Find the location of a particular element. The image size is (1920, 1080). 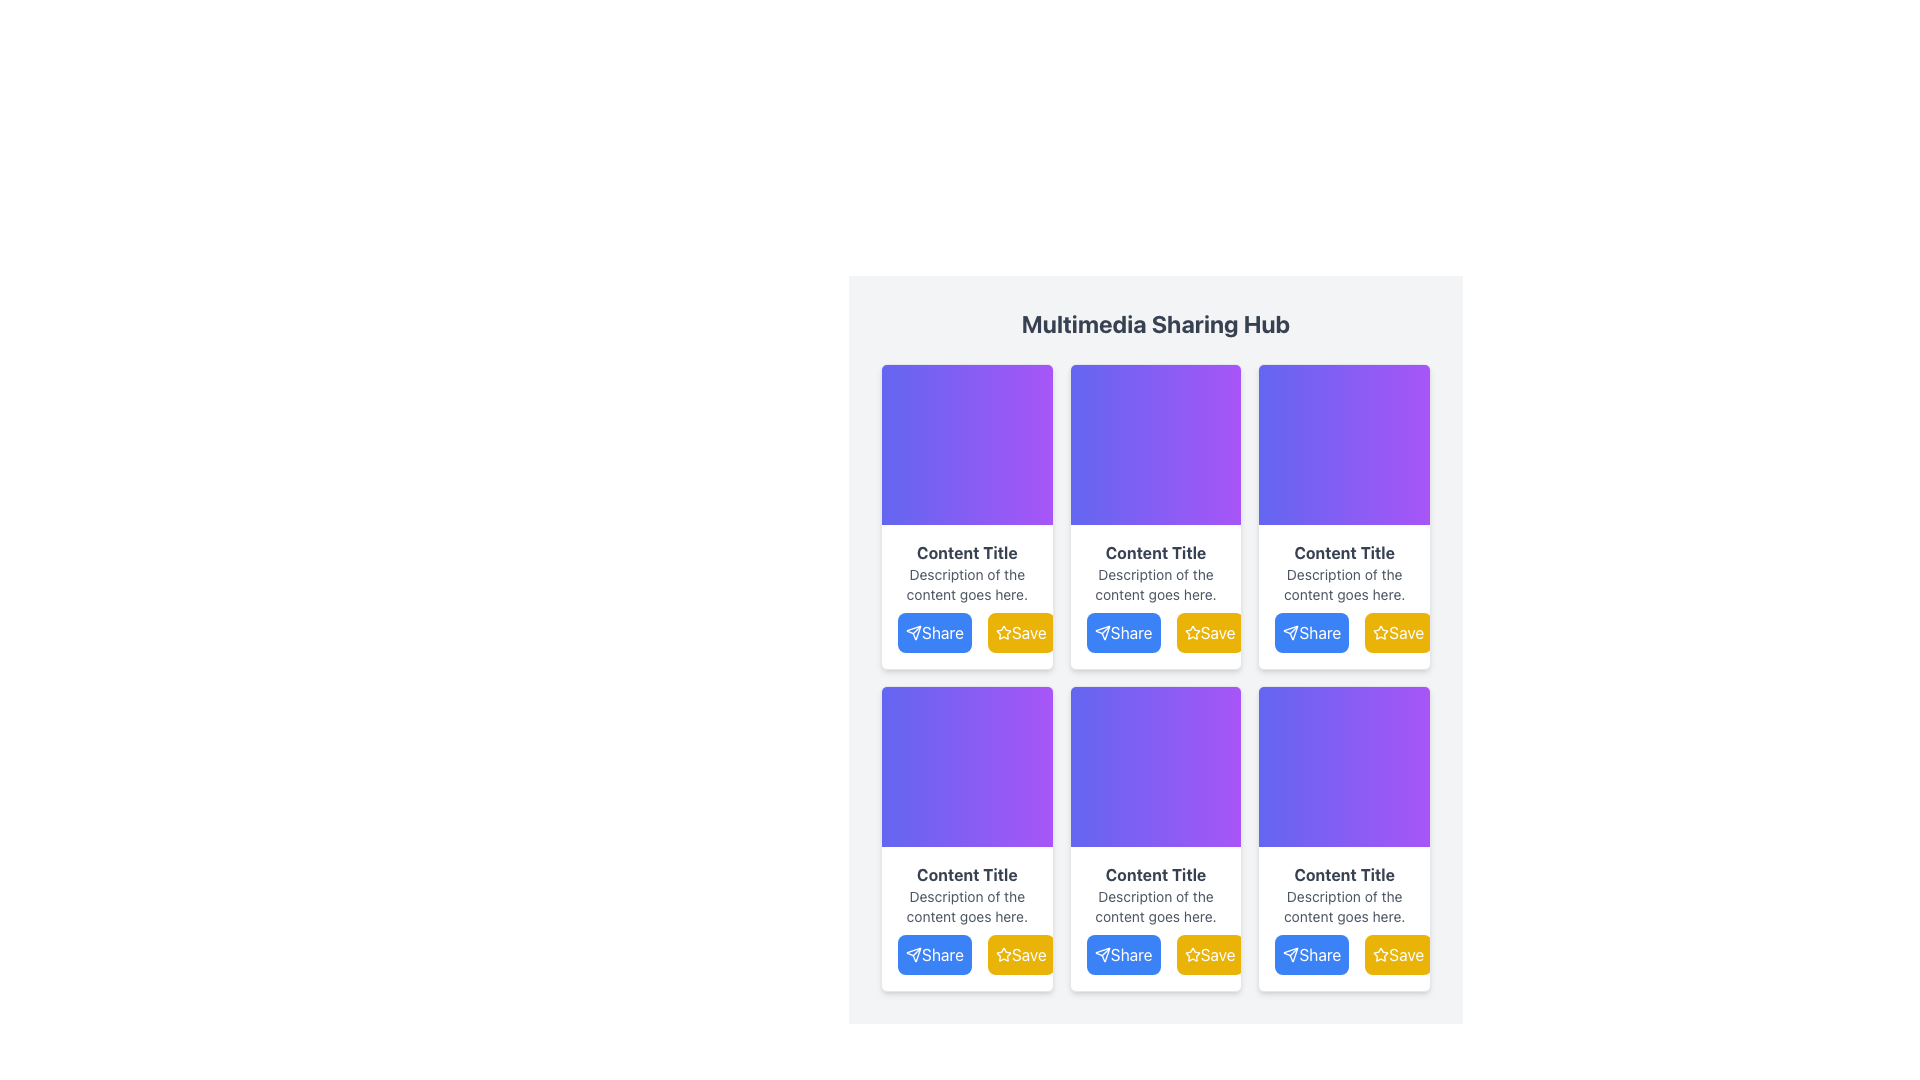

the 'Content Title' text label, which is styled in bold dark gray and positioned at the top of the card-like structure is located at coordinates (967, 552).